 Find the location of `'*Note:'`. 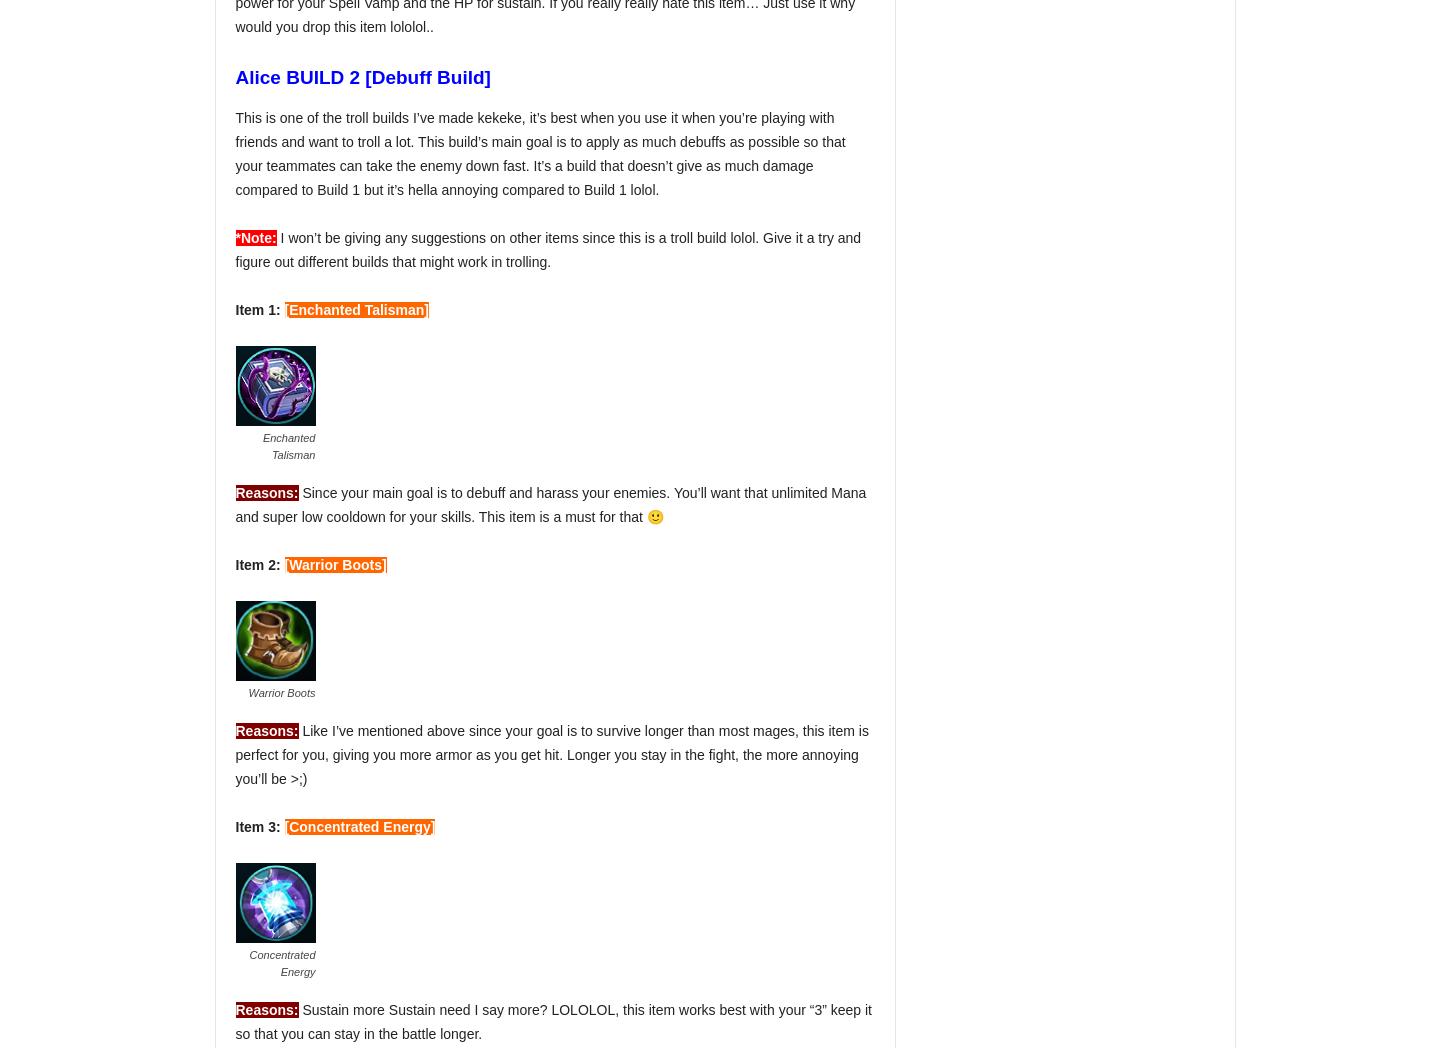

'*Note:' is located at coordinates (255, 238).